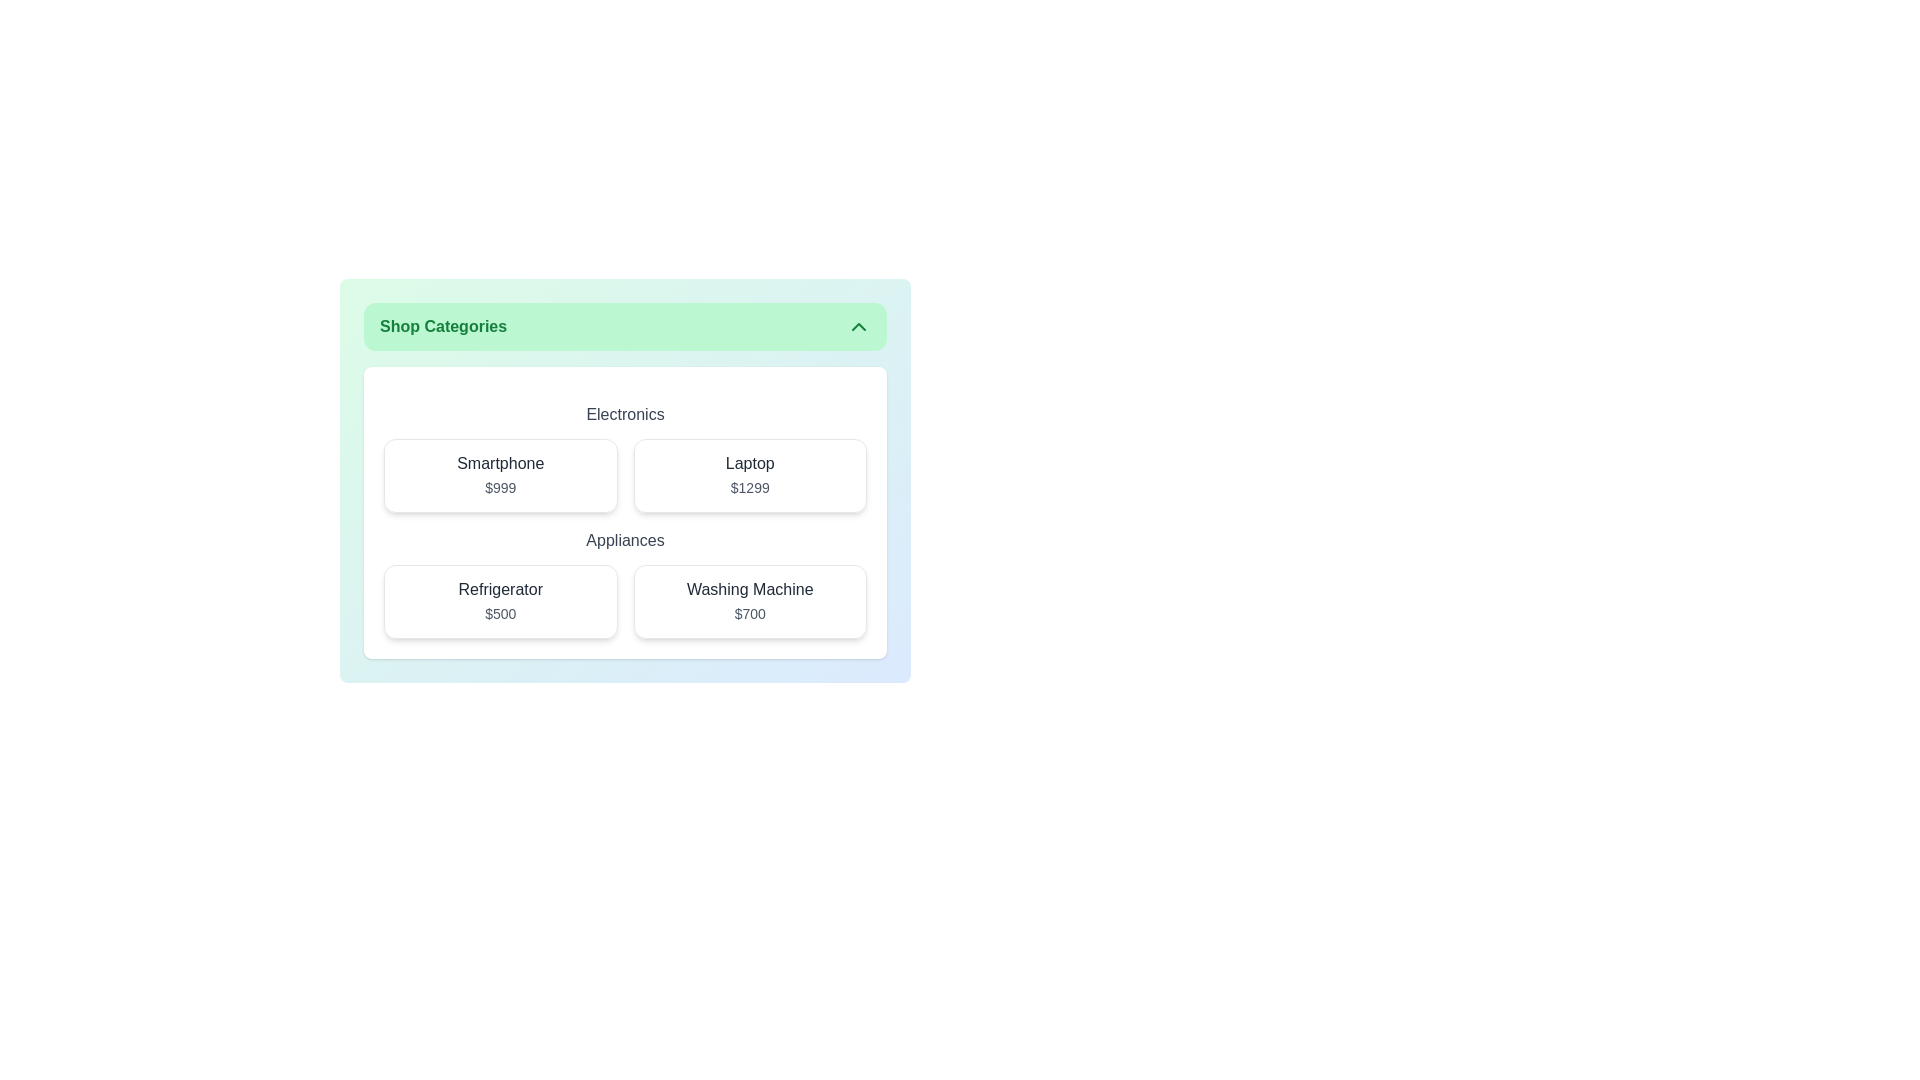 The width and height of the screenshot is (1920, 1080). What do you see at coordinates (500, 589) in the screenshot?
I see `the text label displaying 'Refrigerator' styled with a medium-weight gray font, which is located in a rectangular card under the 'Appliances' section` at bounding box center [500, 589].